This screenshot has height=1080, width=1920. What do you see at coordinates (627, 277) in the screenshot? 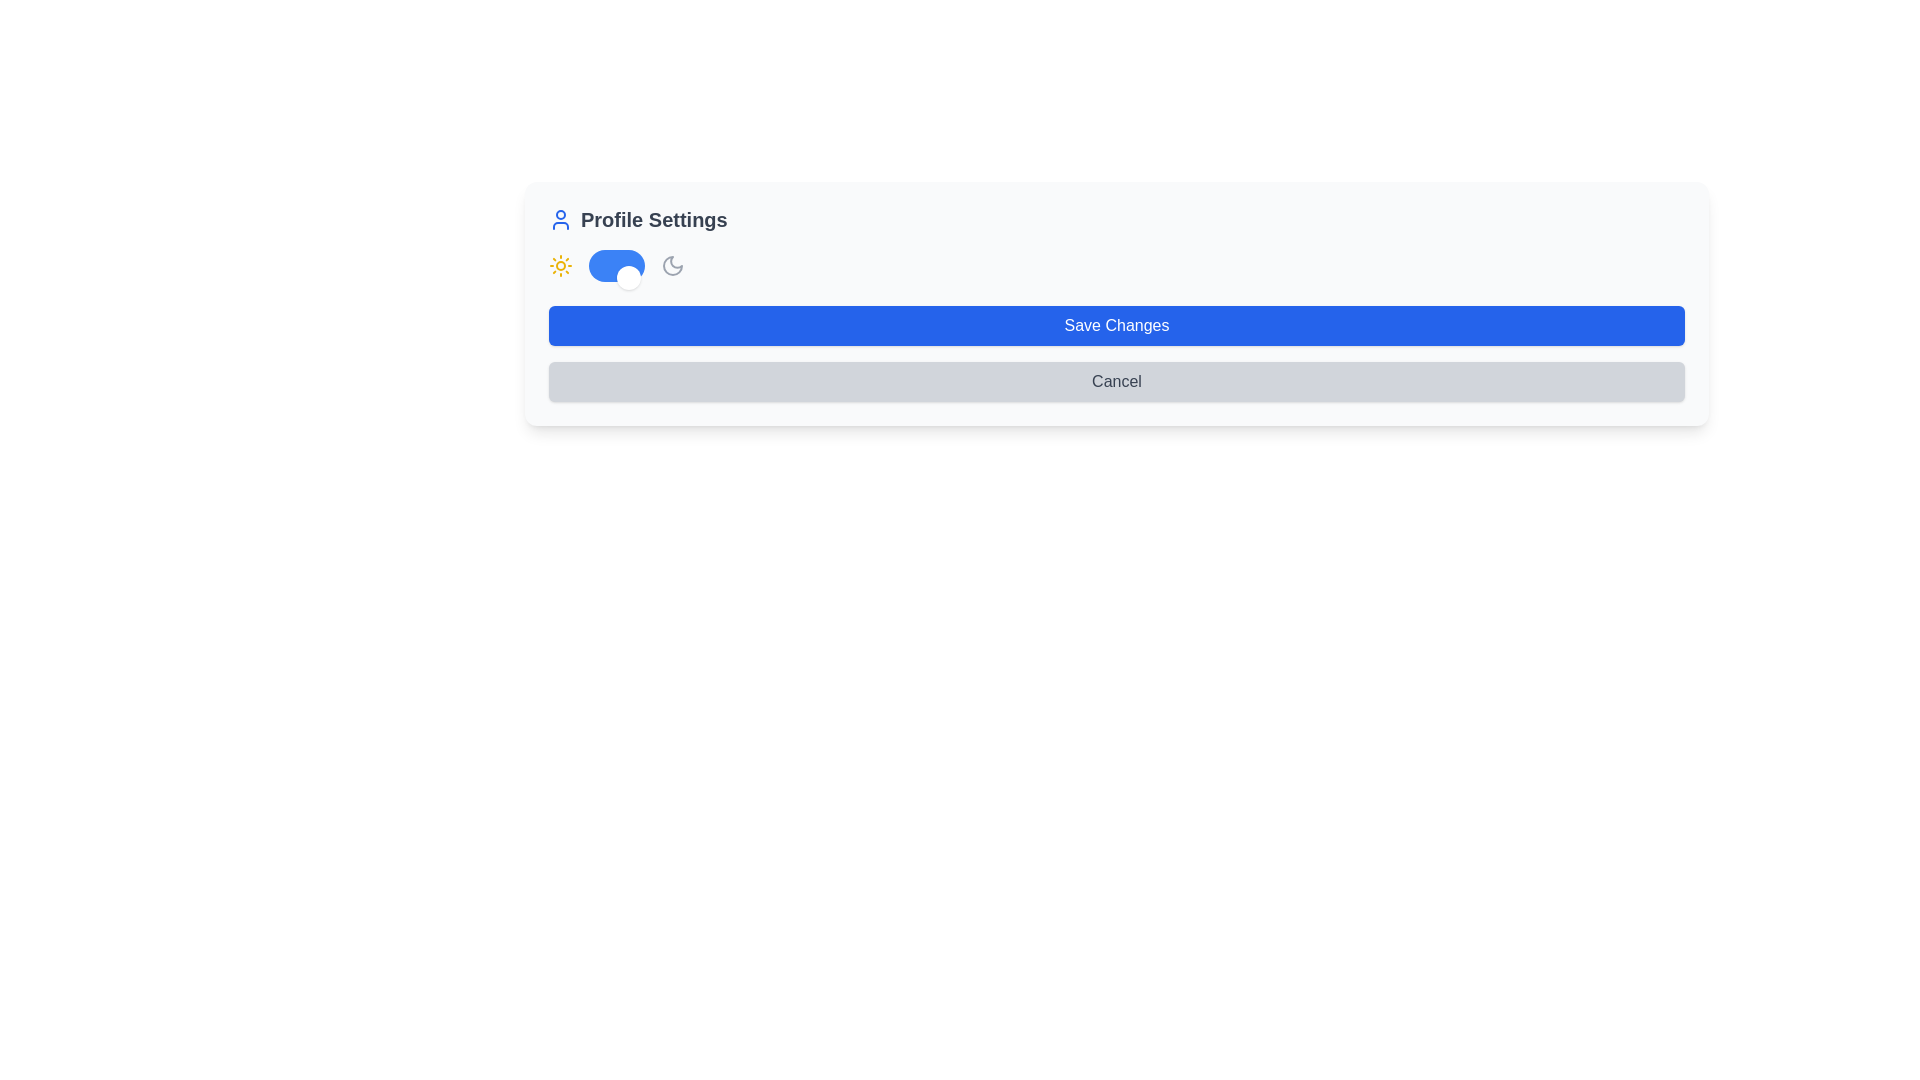
I see `the circular toggle switch handle` at bounding box center [627, 277].